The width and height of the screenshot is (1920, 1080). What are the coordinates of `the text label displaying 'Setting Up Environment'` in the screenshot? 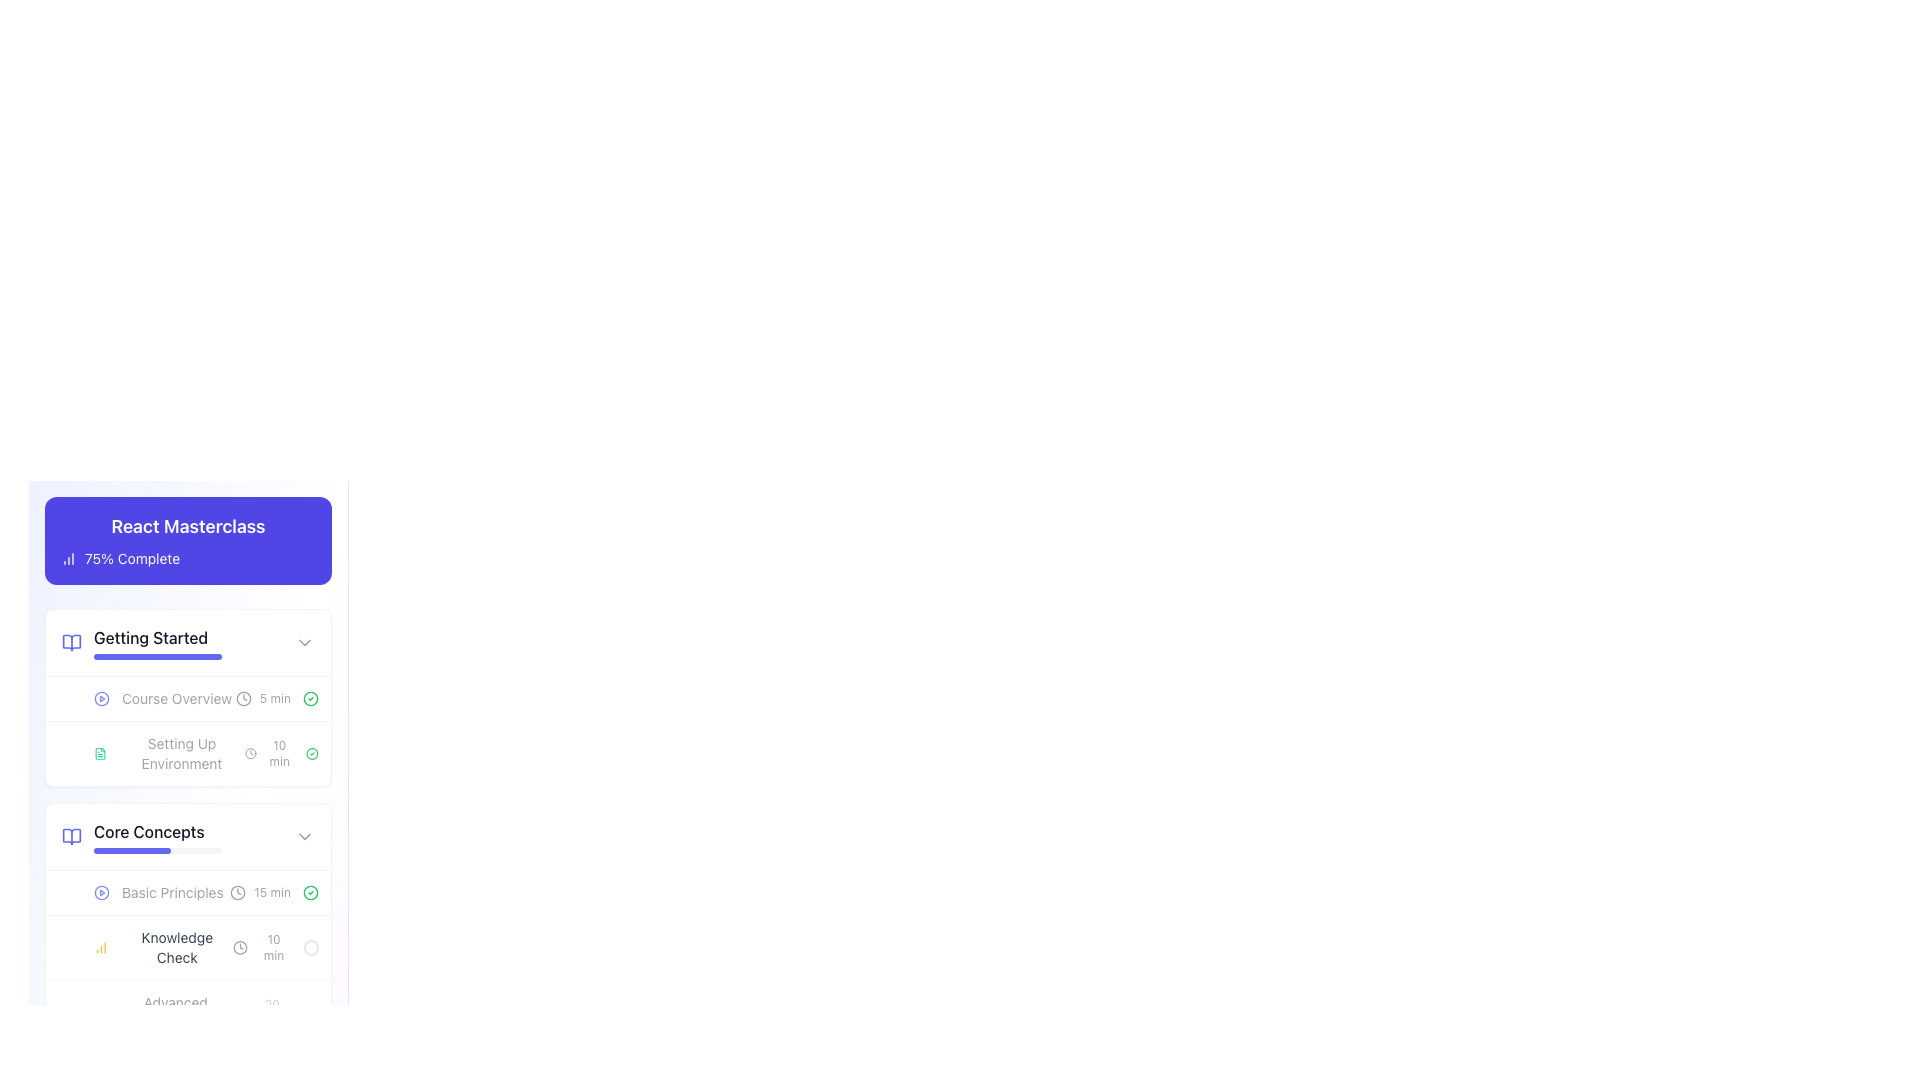 It's located at (169, 753).